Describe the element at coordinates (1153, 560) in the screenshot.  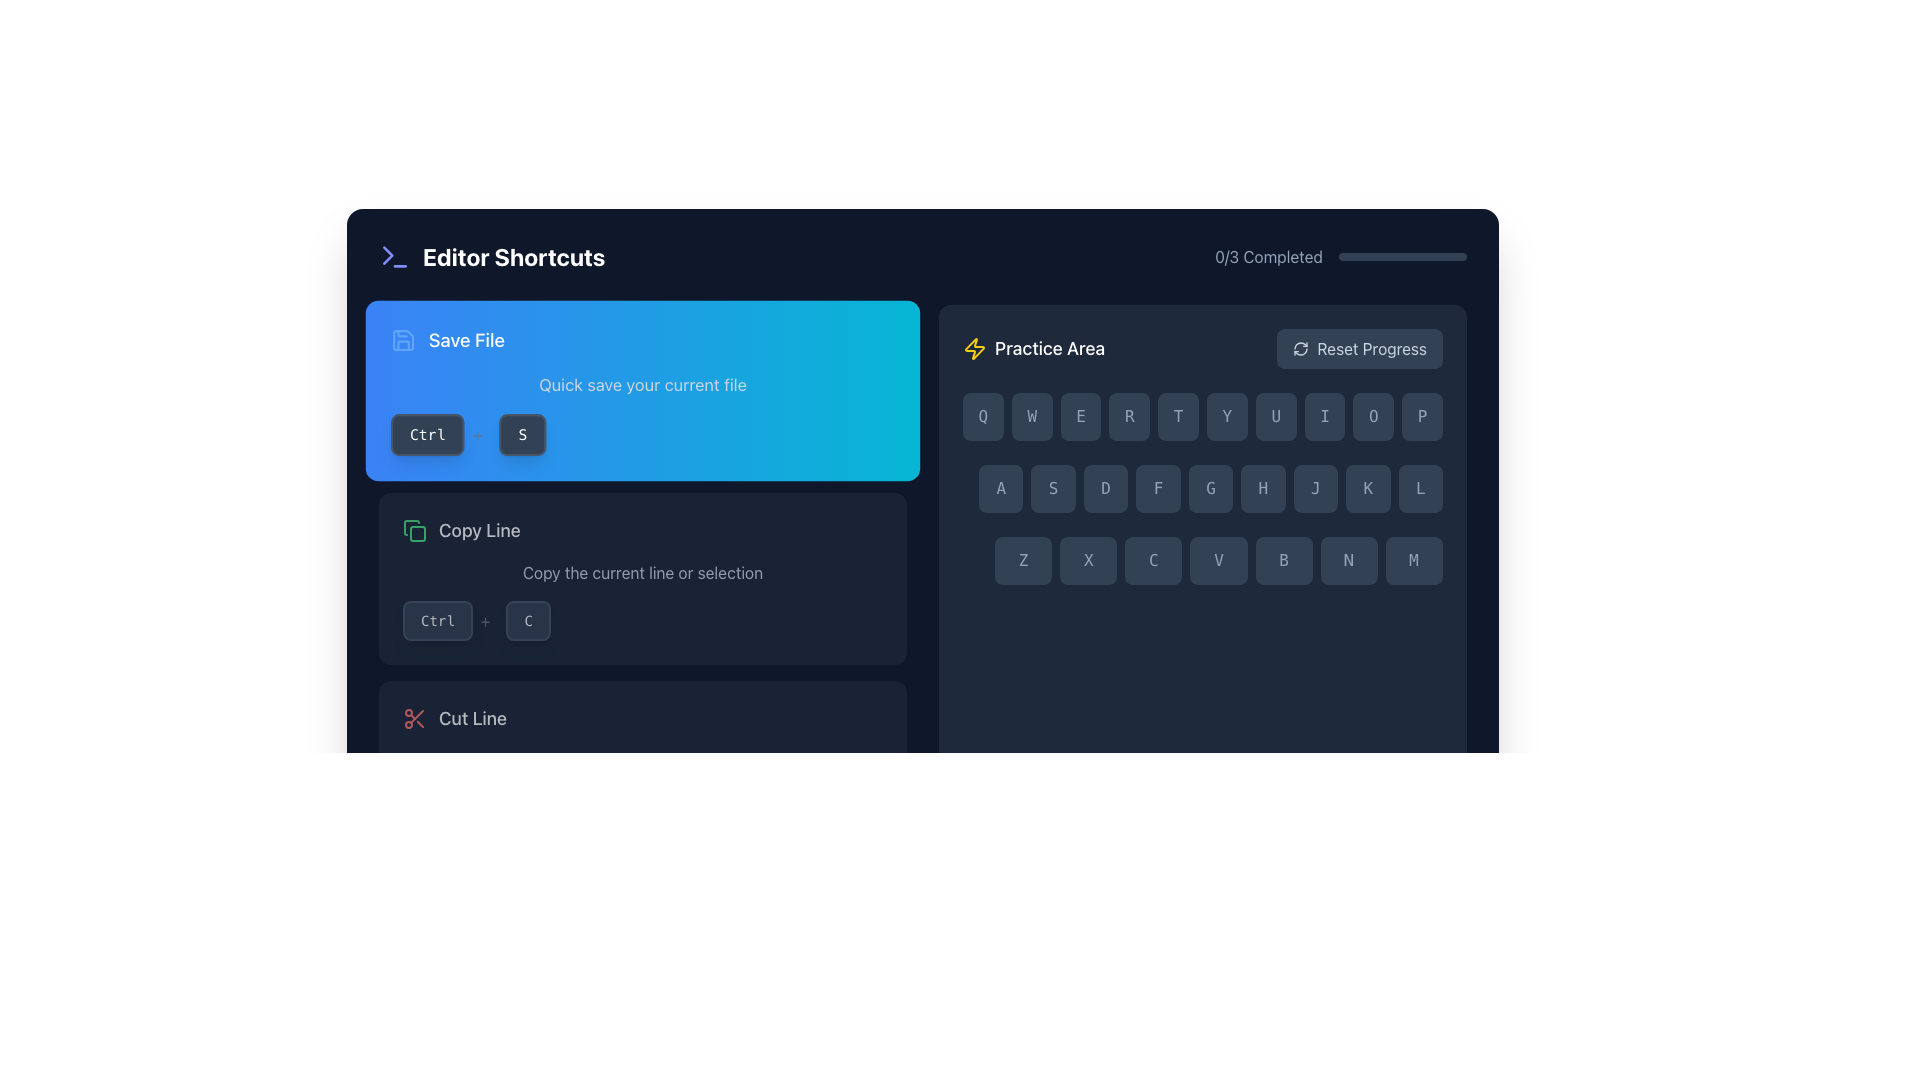
I see `the virtual keyboard key button labeled 'C', which is a rounded rectangular button with a dark slate blue background and light slate gray text` at that location.